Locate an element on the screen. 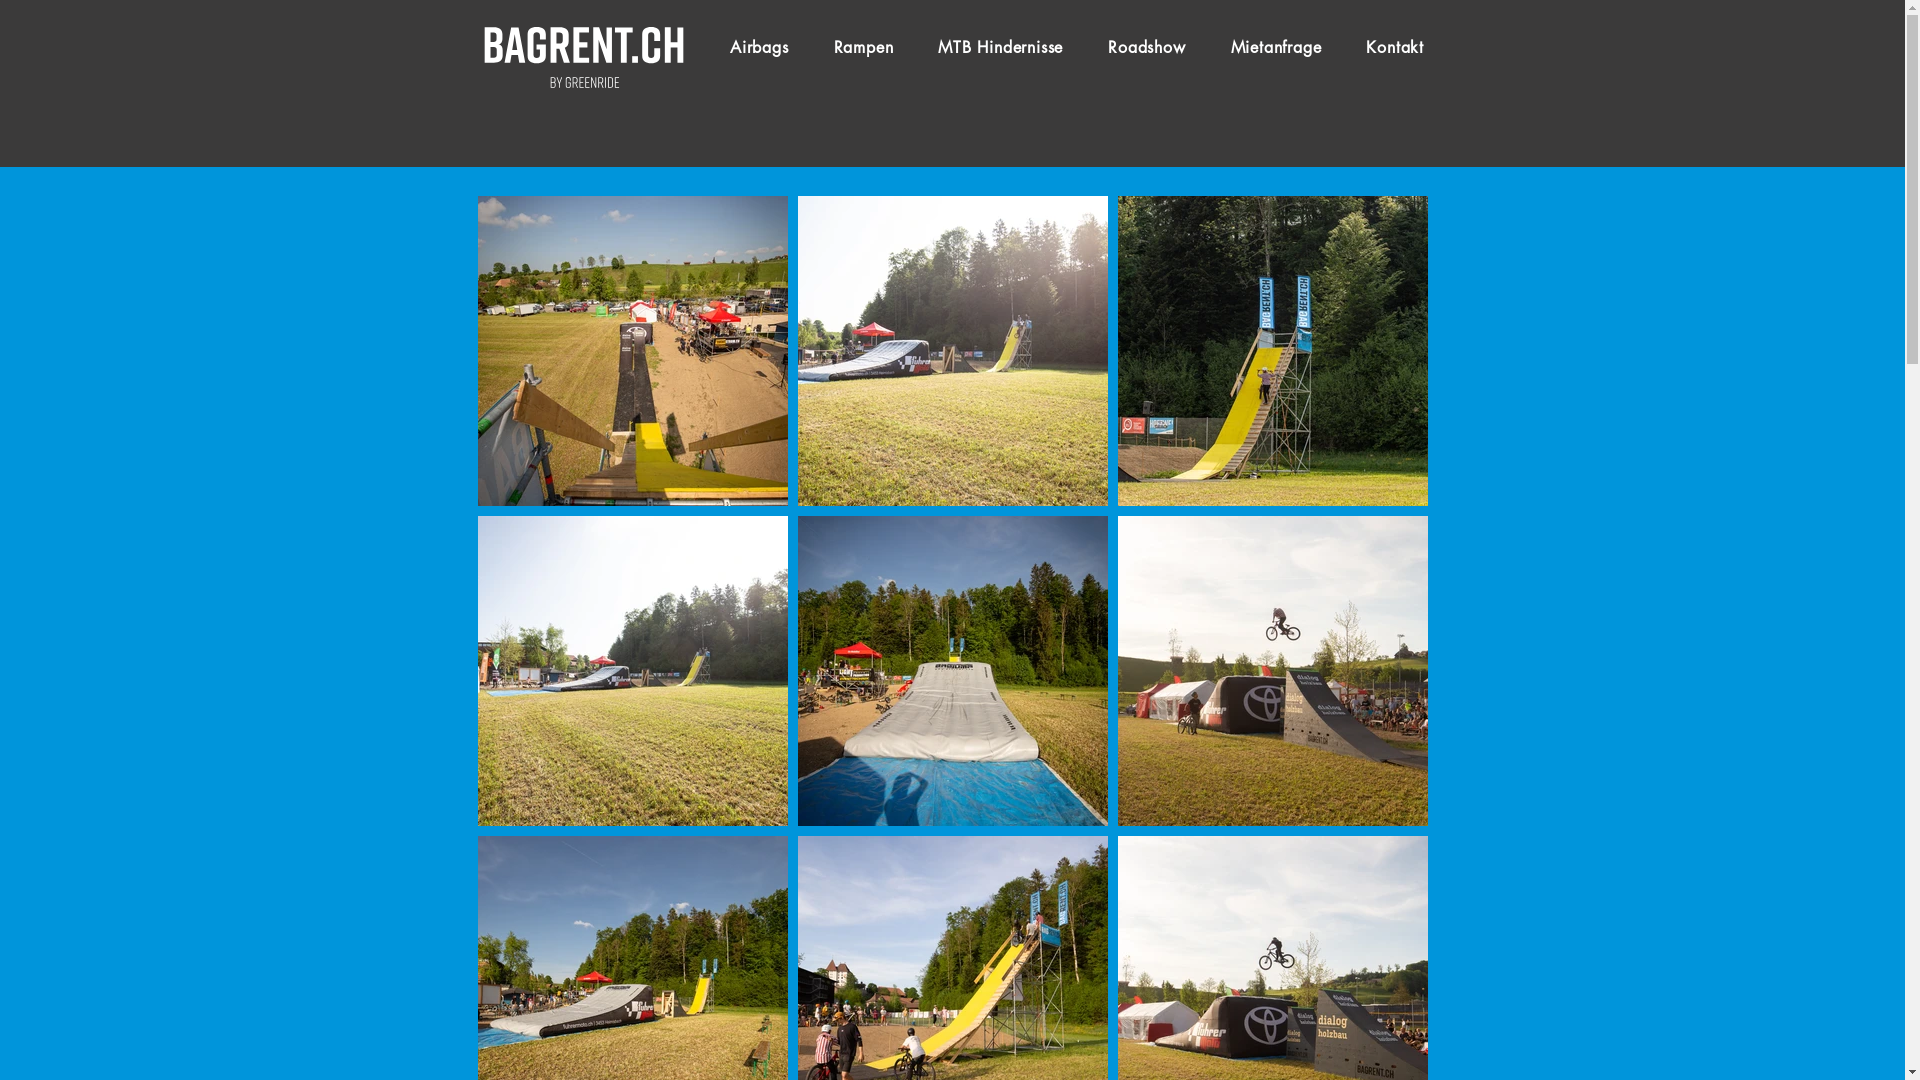 The width and height of the screenshot is (1920, 1080). 'Mietanfrage' is located at coordinates (1275, 46).